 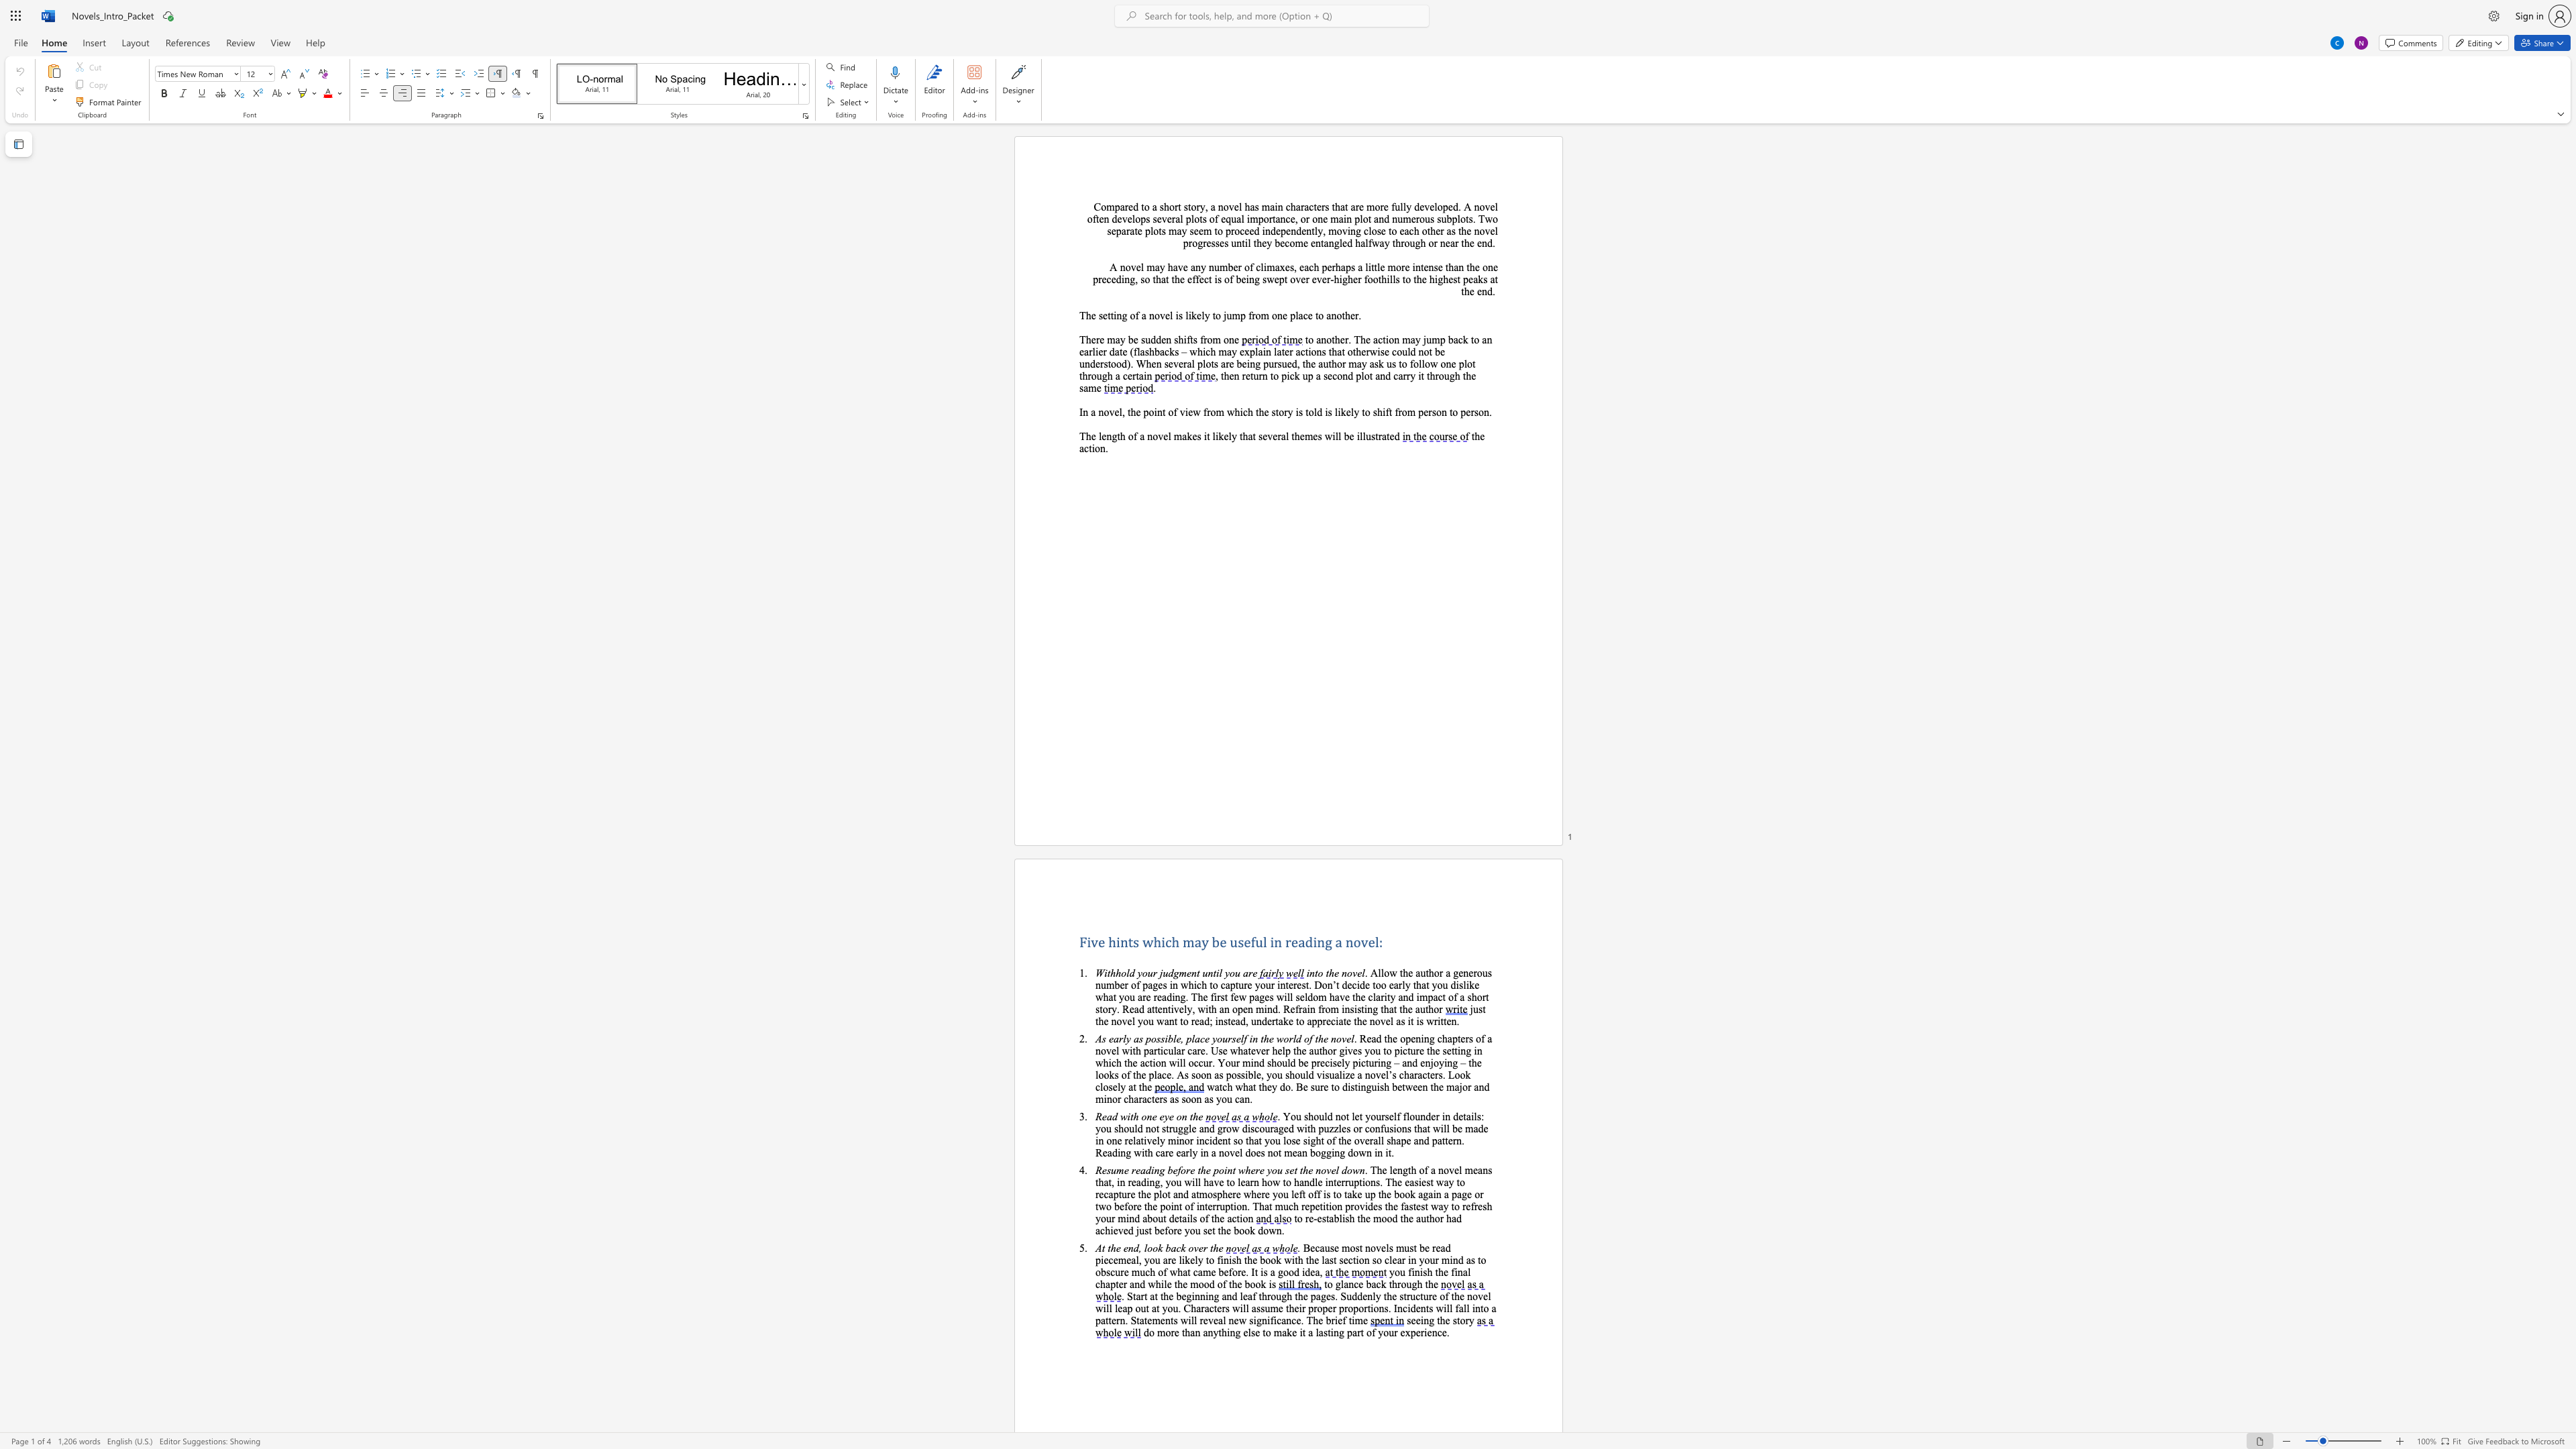 What do you see at coordinates (1456, 1271) in the screenshot?
I see `the subset text "nal chapter" within the text "final chapter"` at bounding box center [1456, 1271].